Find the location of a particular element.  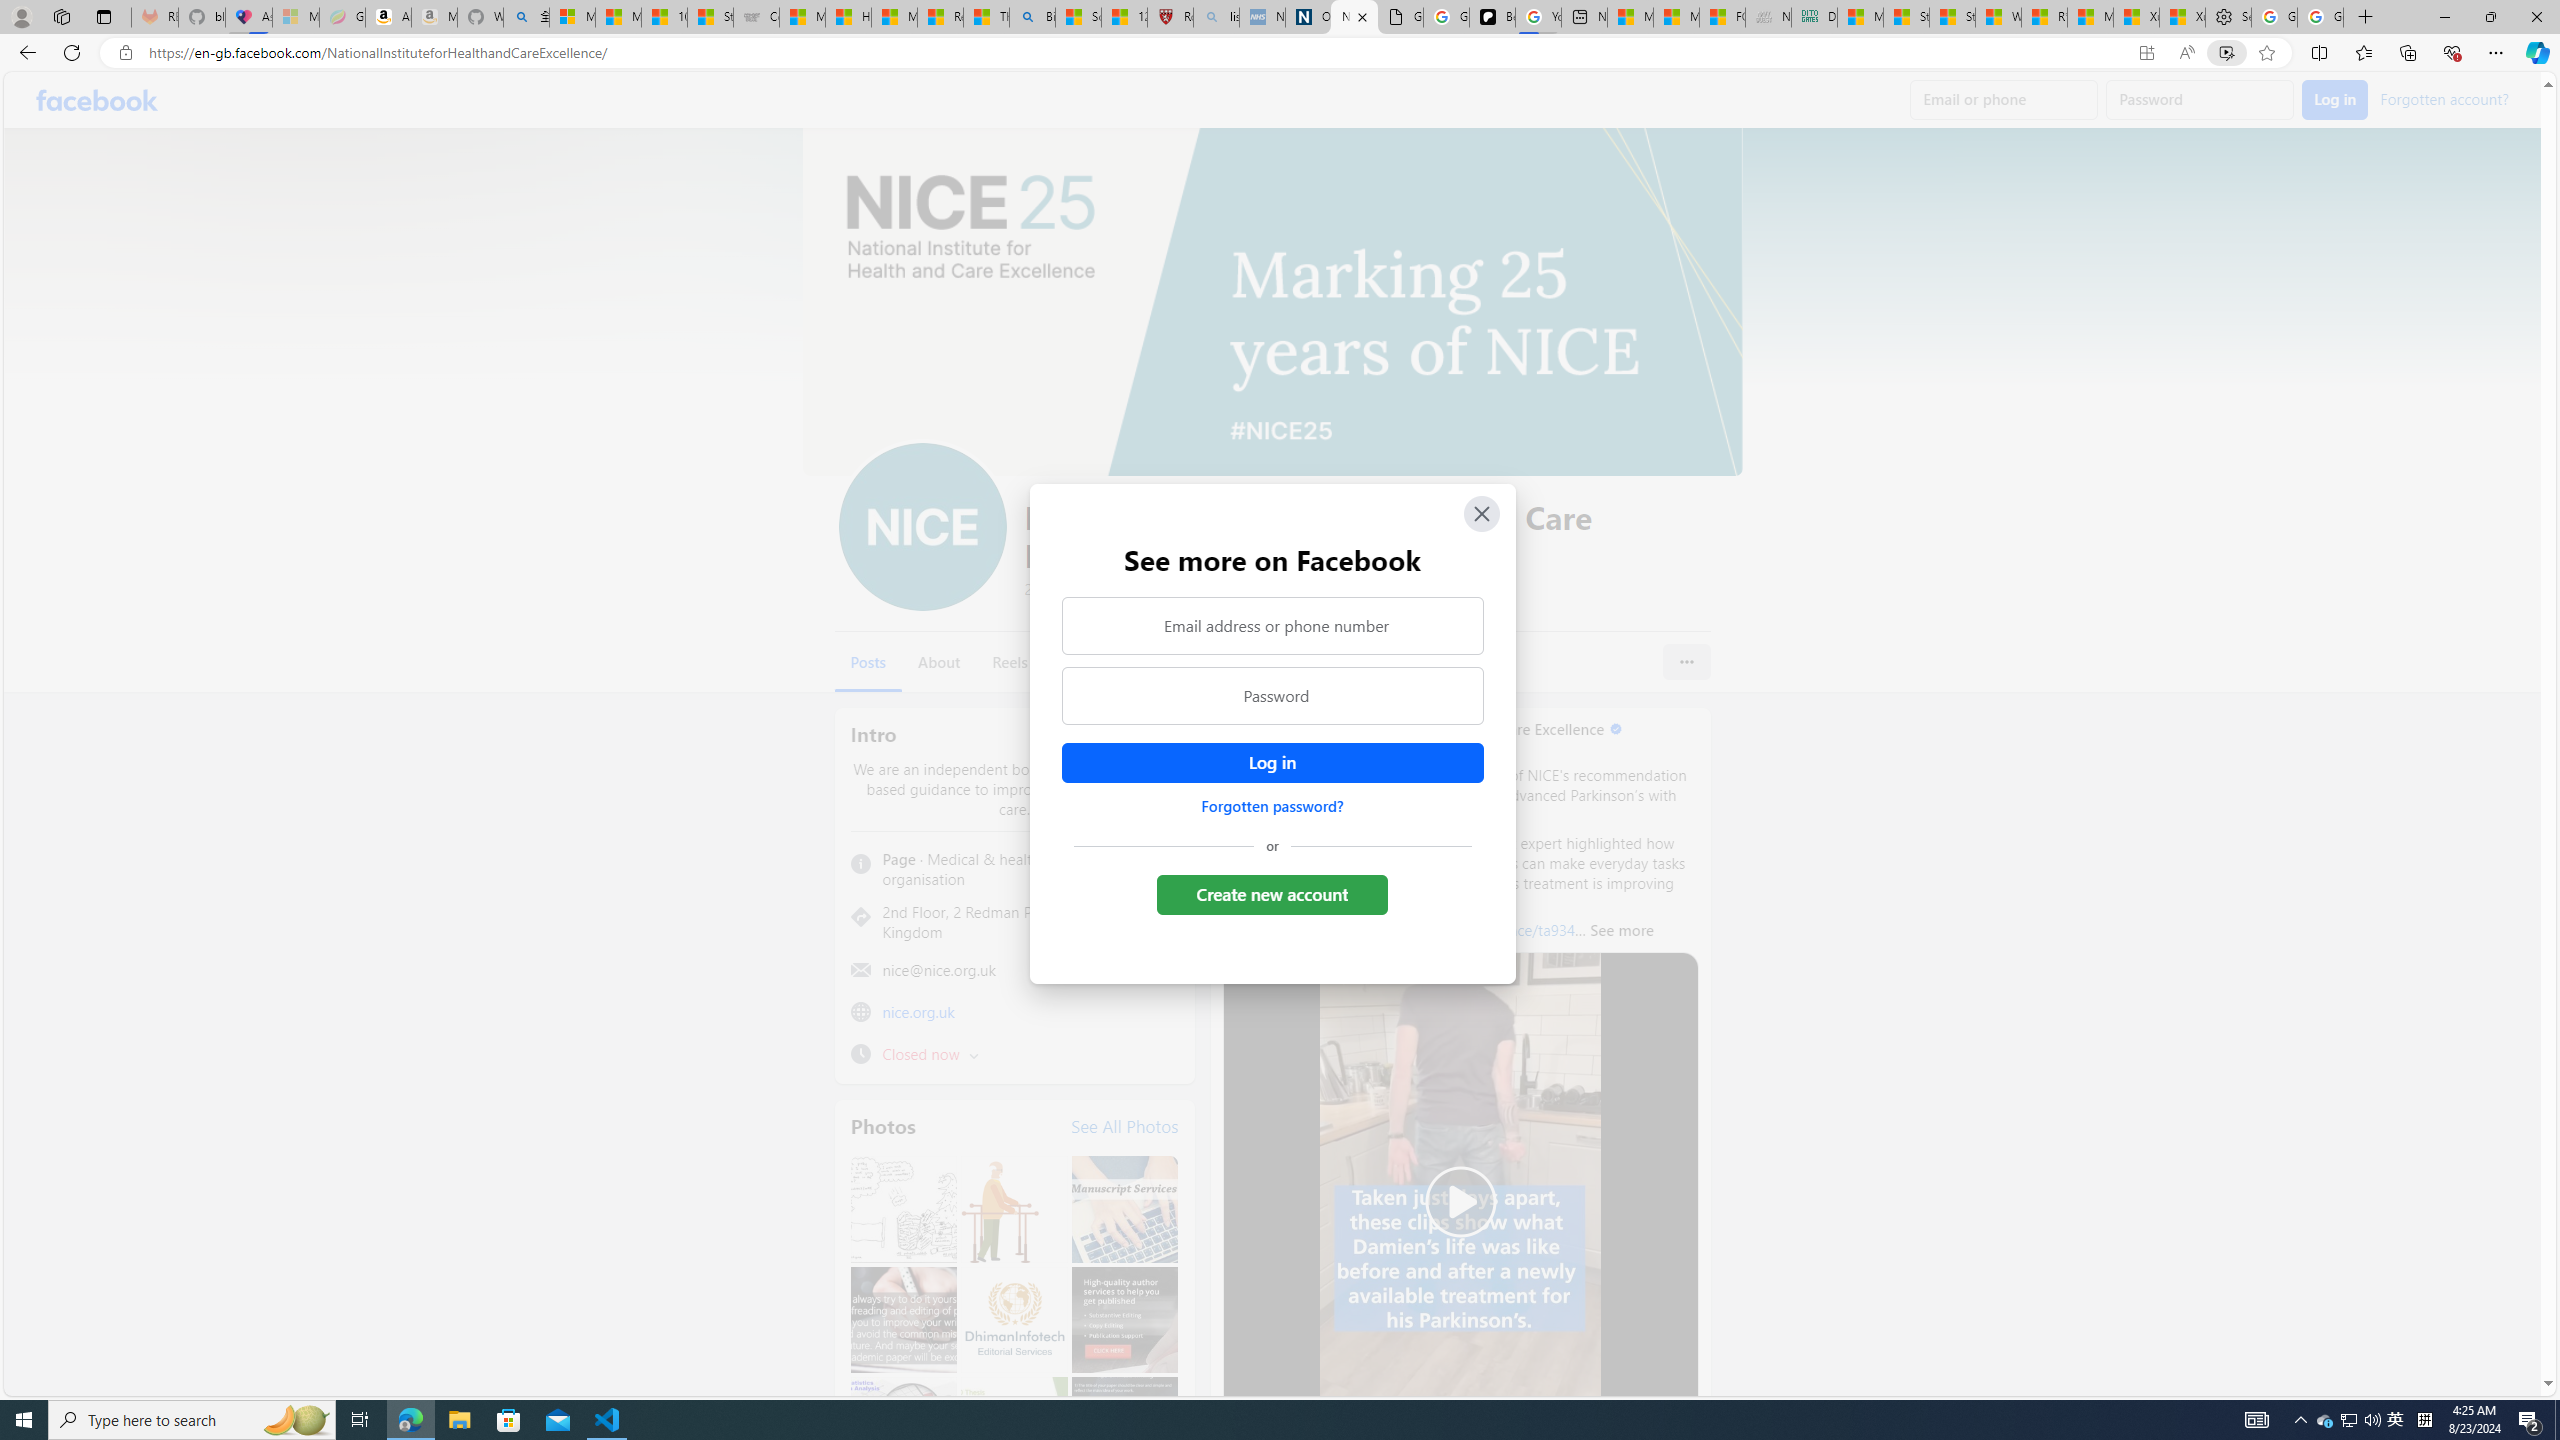

'12 Popular Science Lies that Must be Corrected' is located at coordinates (1125, 16).